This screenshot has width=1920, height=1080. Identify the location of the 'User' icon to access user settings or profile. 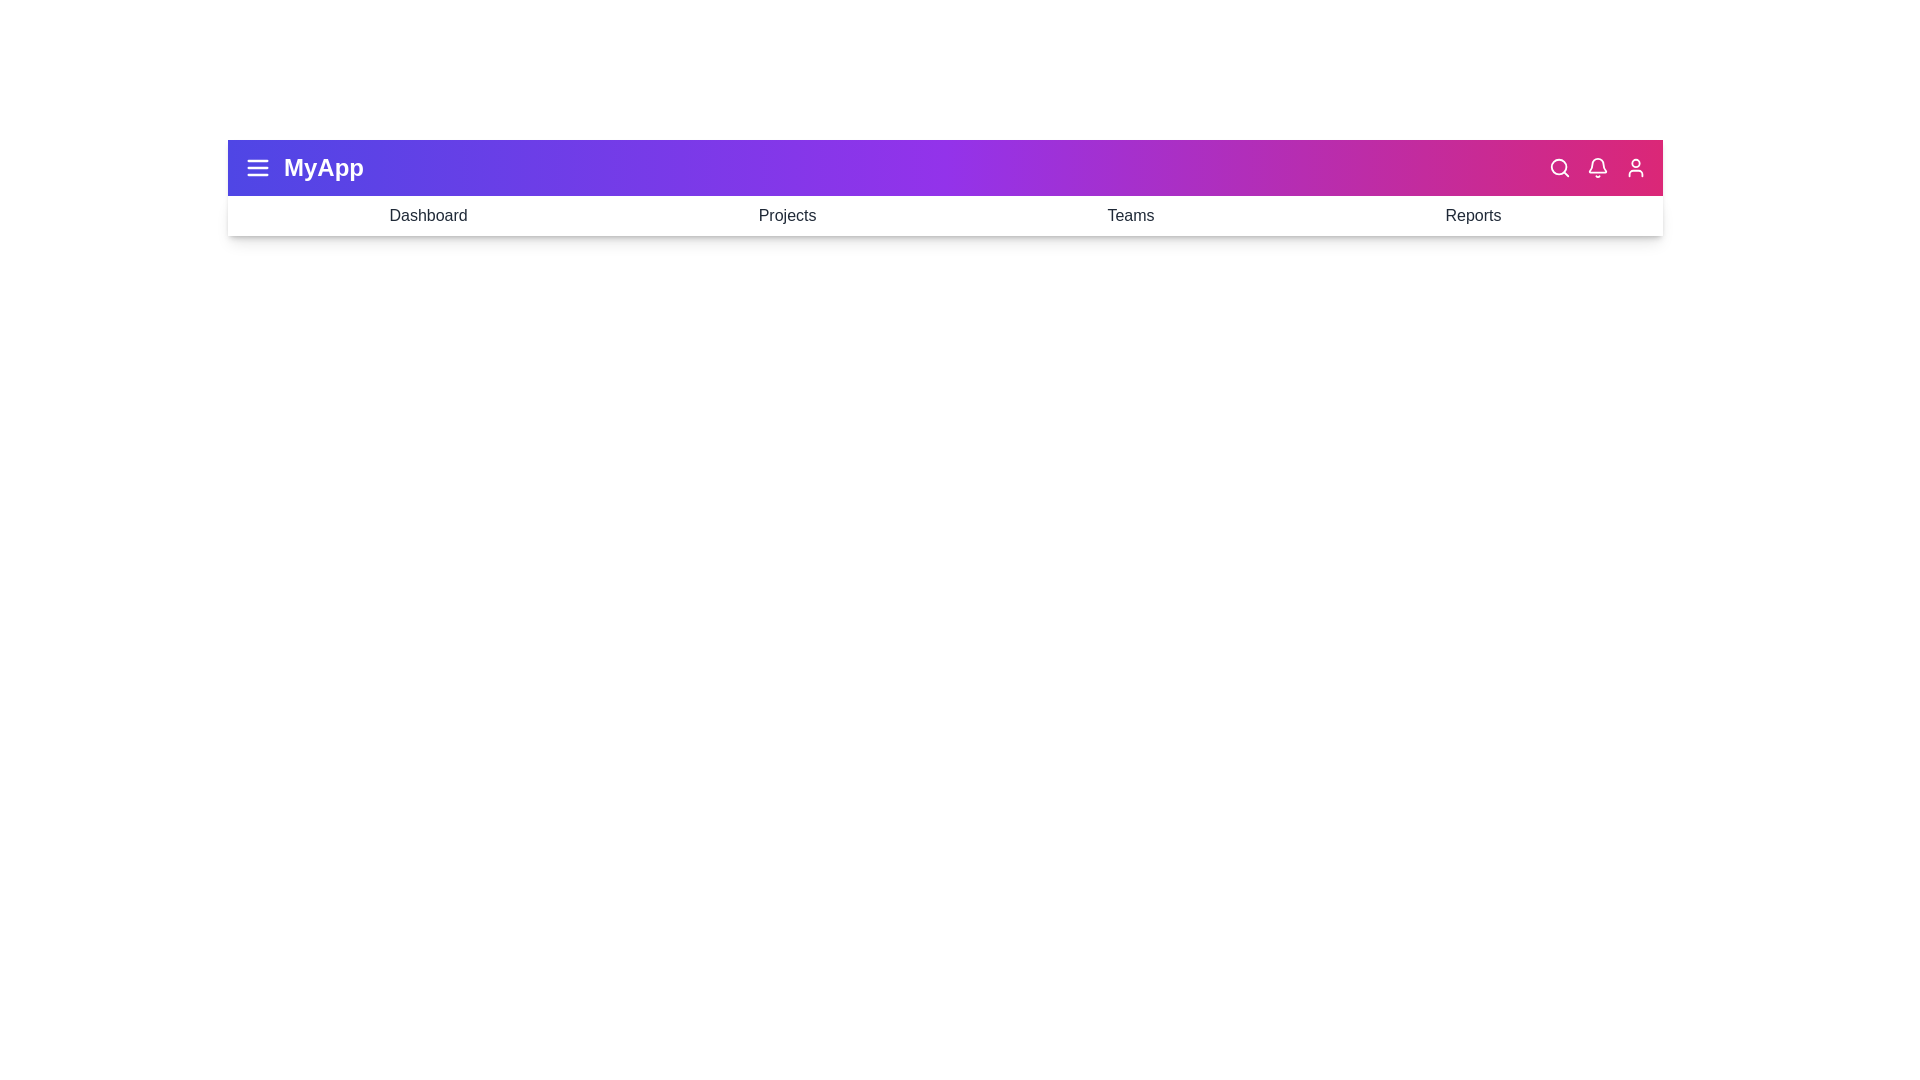
(1636, 167).